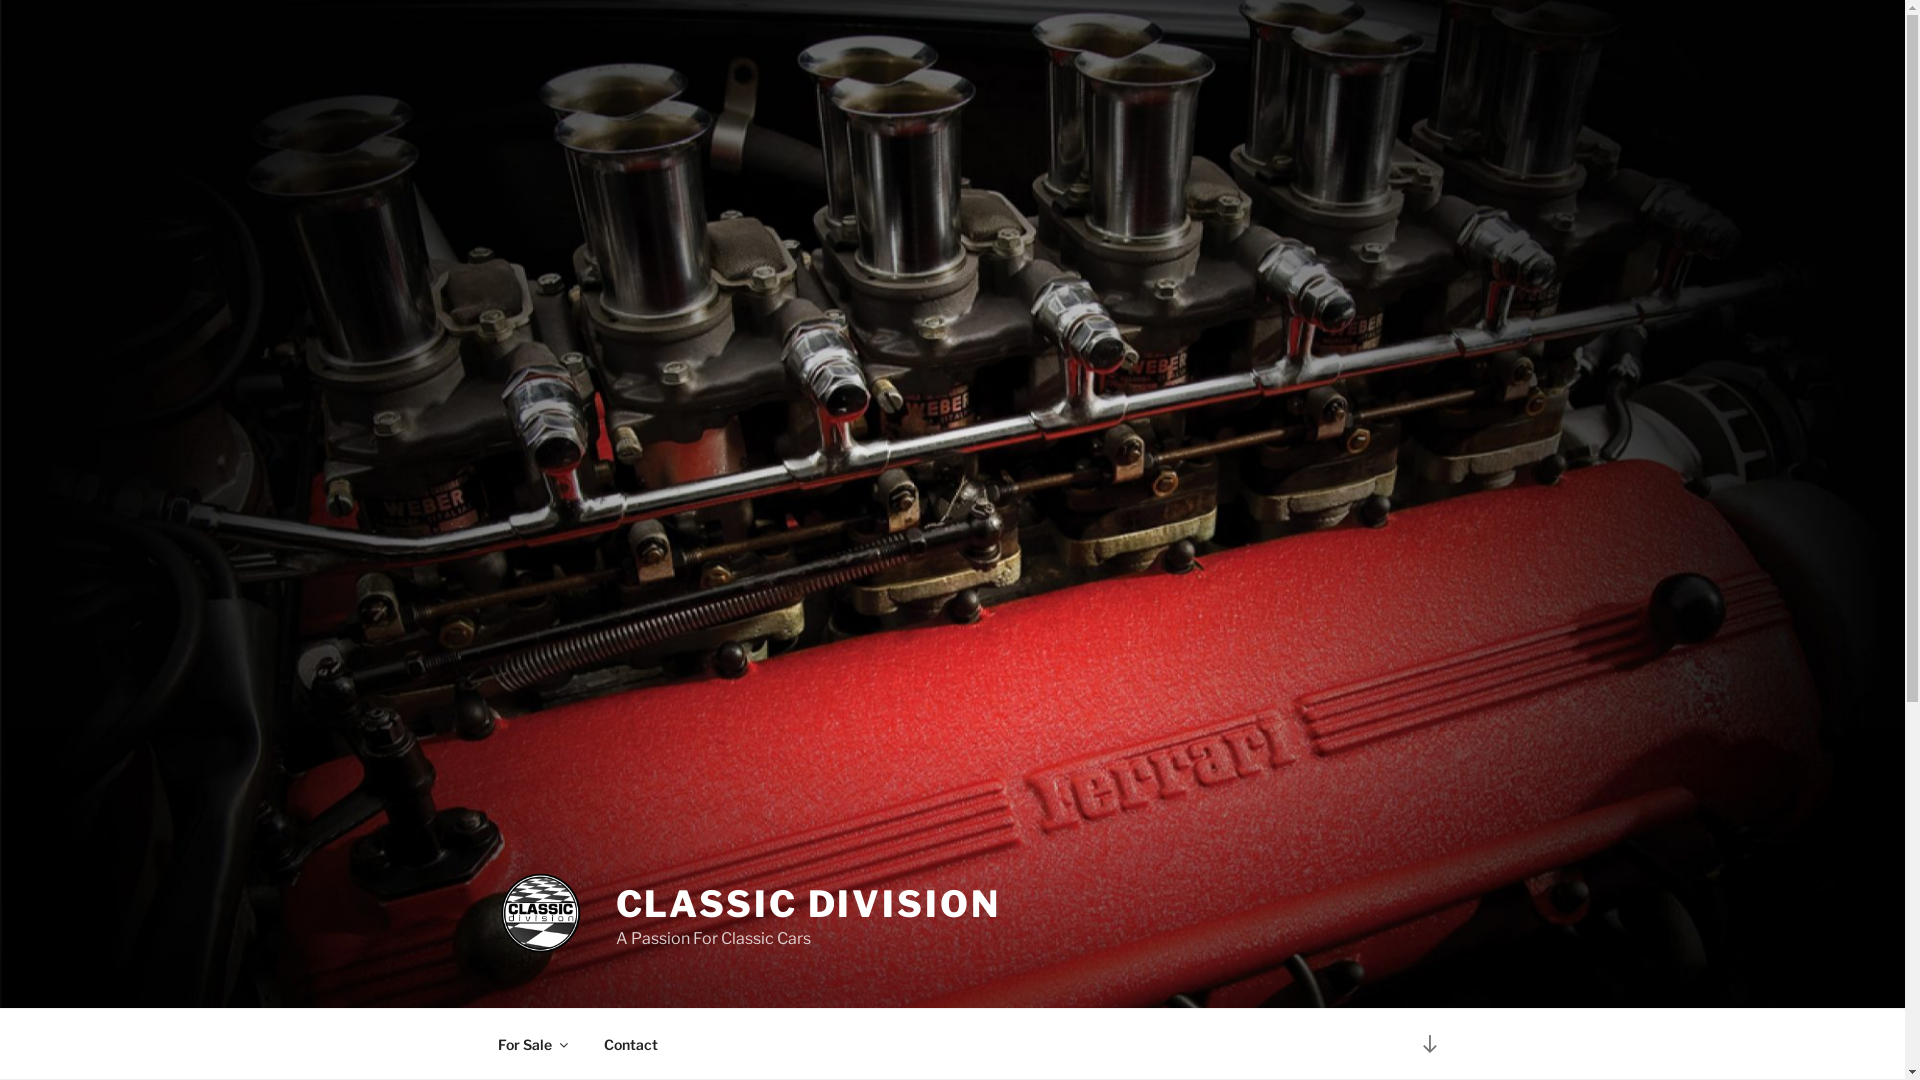  I want to click on 'Skip to content', so click(0, 0).